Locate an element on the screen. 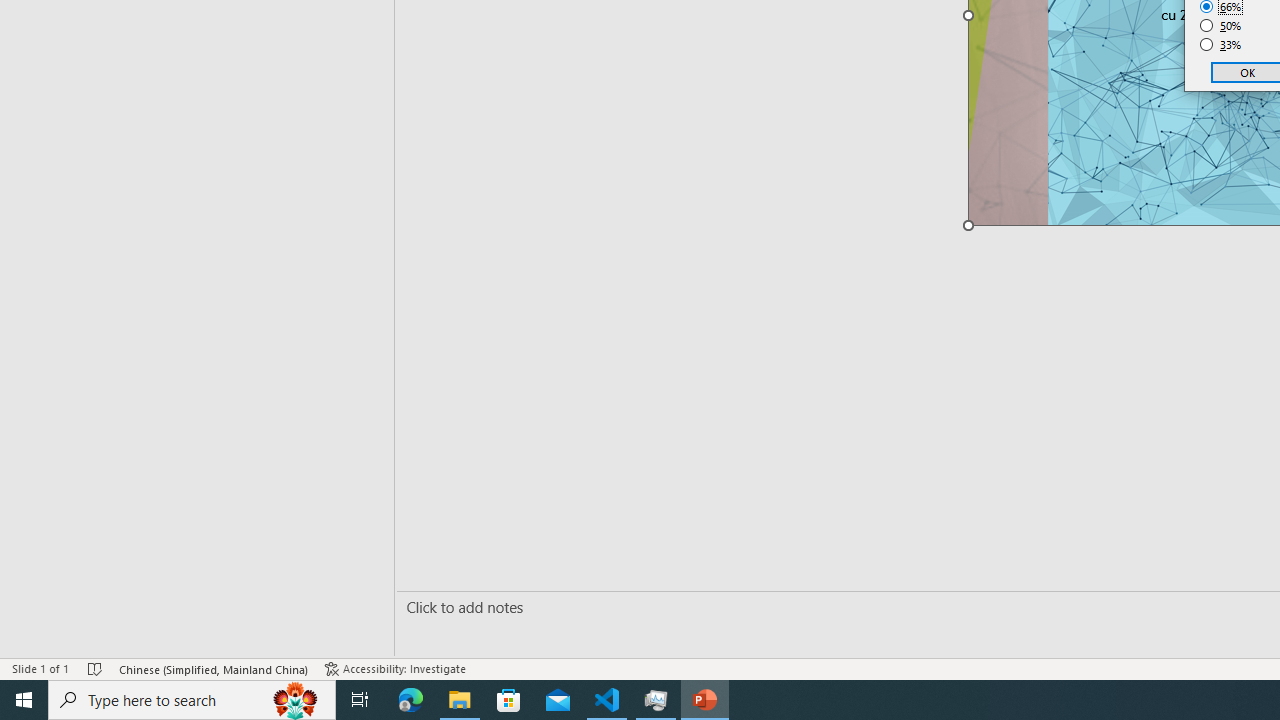  'Search highlights icon opens search home window' is located at coordinates (294, 698).